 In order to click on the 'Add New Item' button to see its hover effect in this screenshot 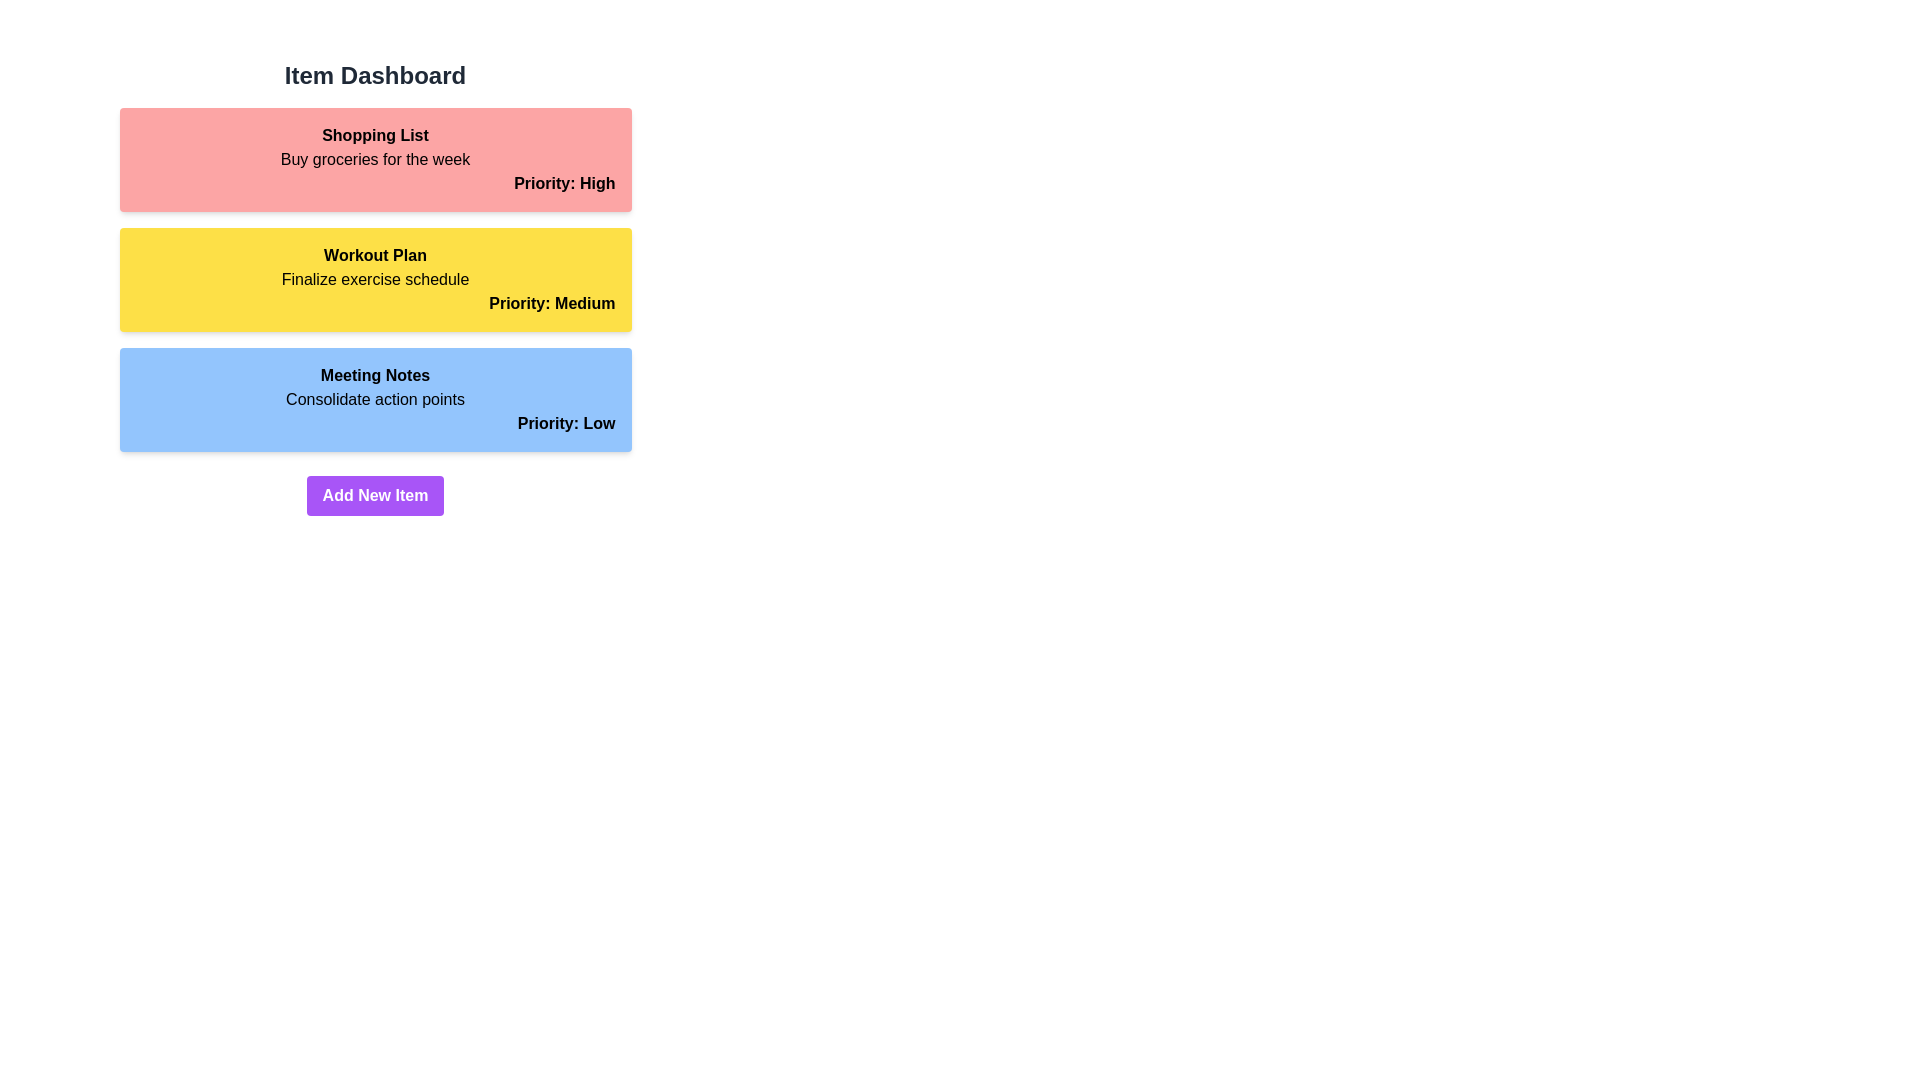, I will do `click(375, 495)`.